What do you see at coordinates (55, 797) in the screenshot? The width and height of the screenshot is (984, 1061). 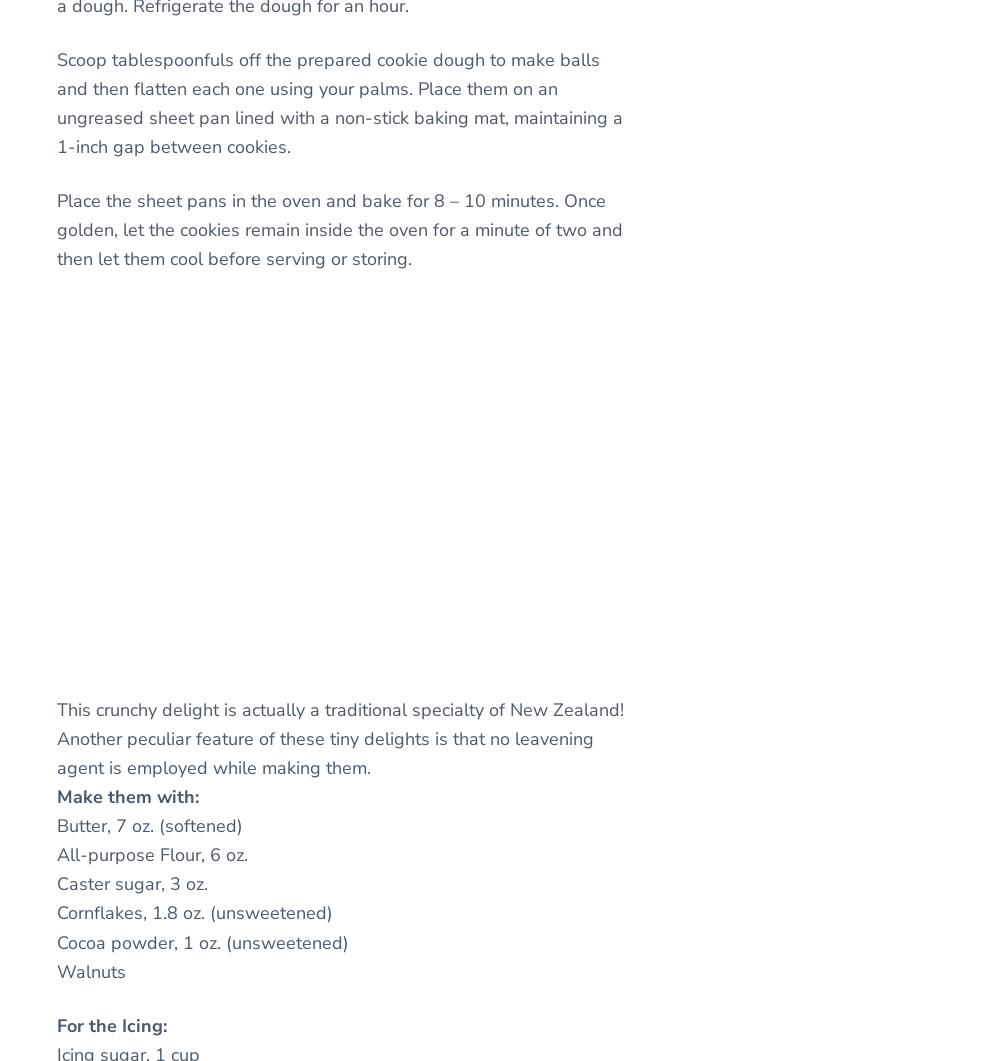 I see `'Make them with:'` at bounding box center [55, 797].